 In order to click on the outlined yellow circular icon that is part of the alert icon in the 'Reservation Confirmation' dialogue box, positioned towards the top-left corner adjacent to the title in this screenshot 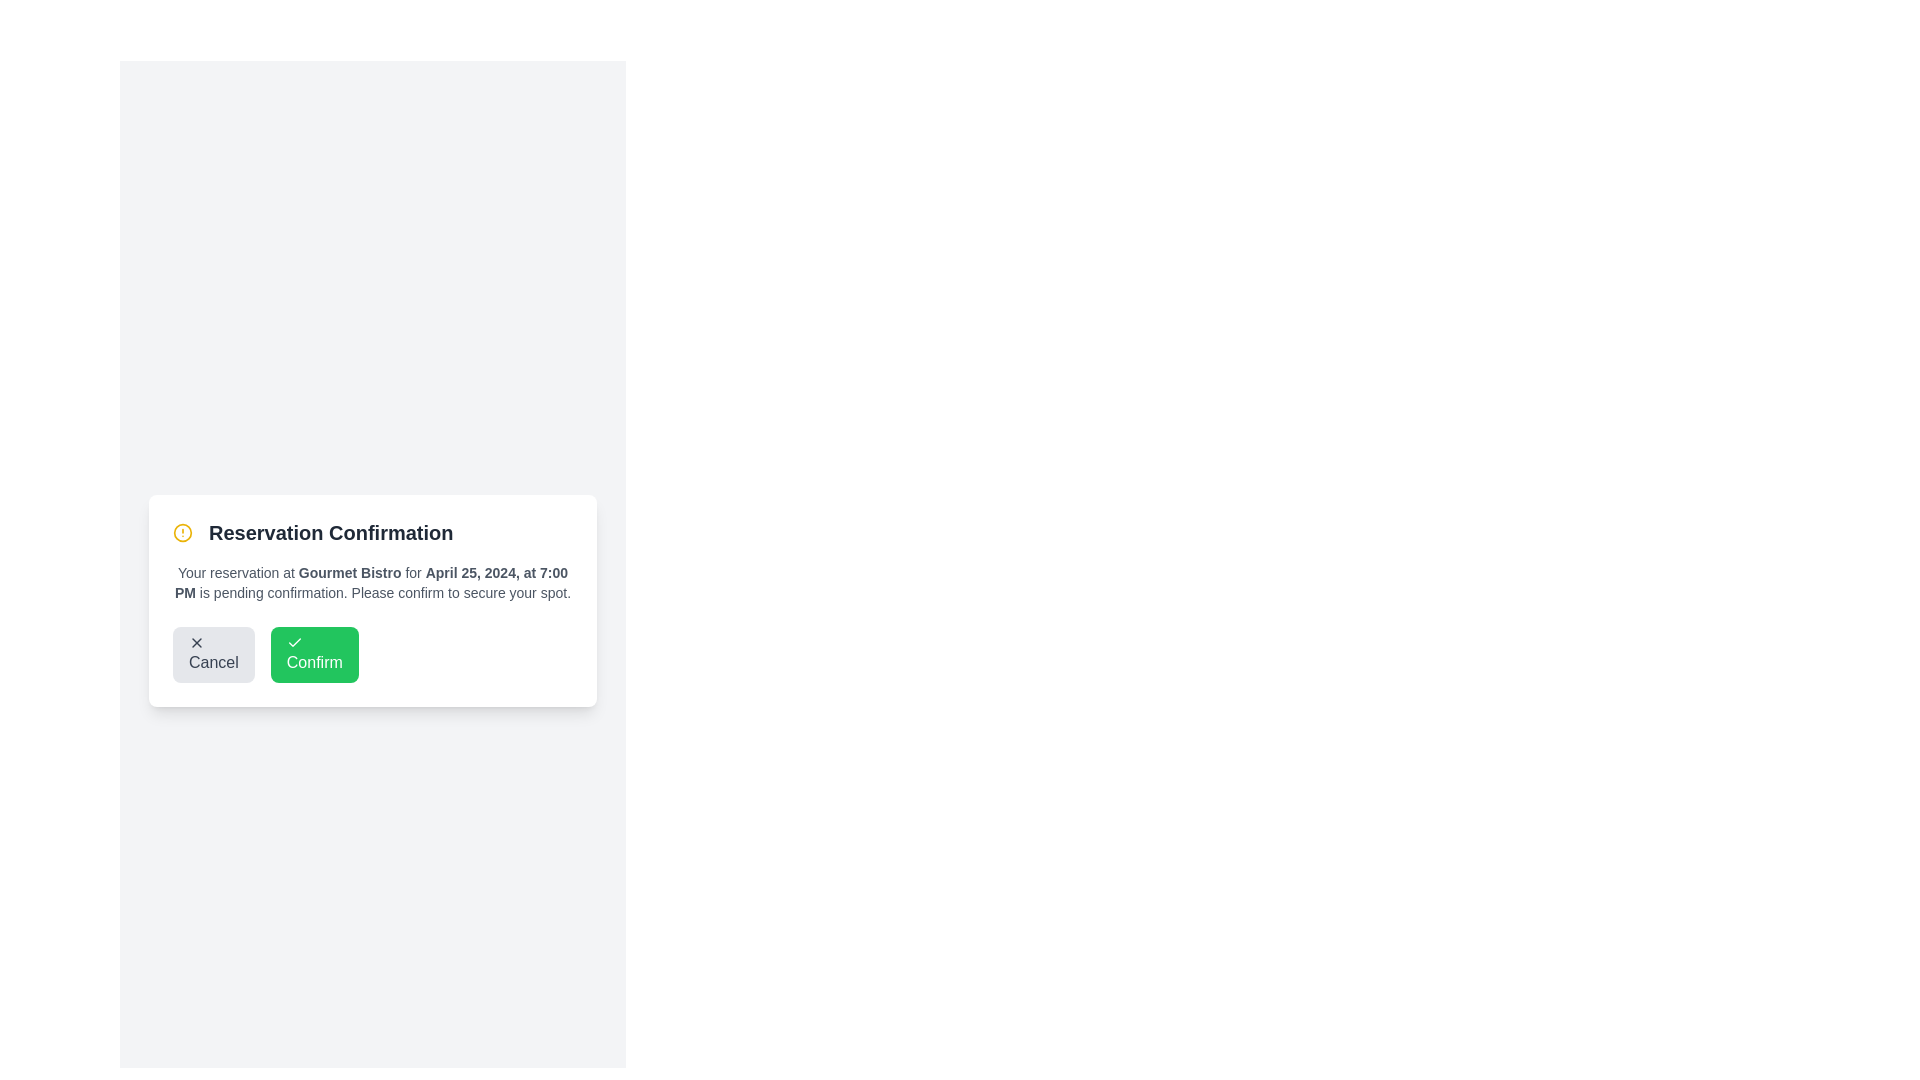, I will do `click(182, 531)`.